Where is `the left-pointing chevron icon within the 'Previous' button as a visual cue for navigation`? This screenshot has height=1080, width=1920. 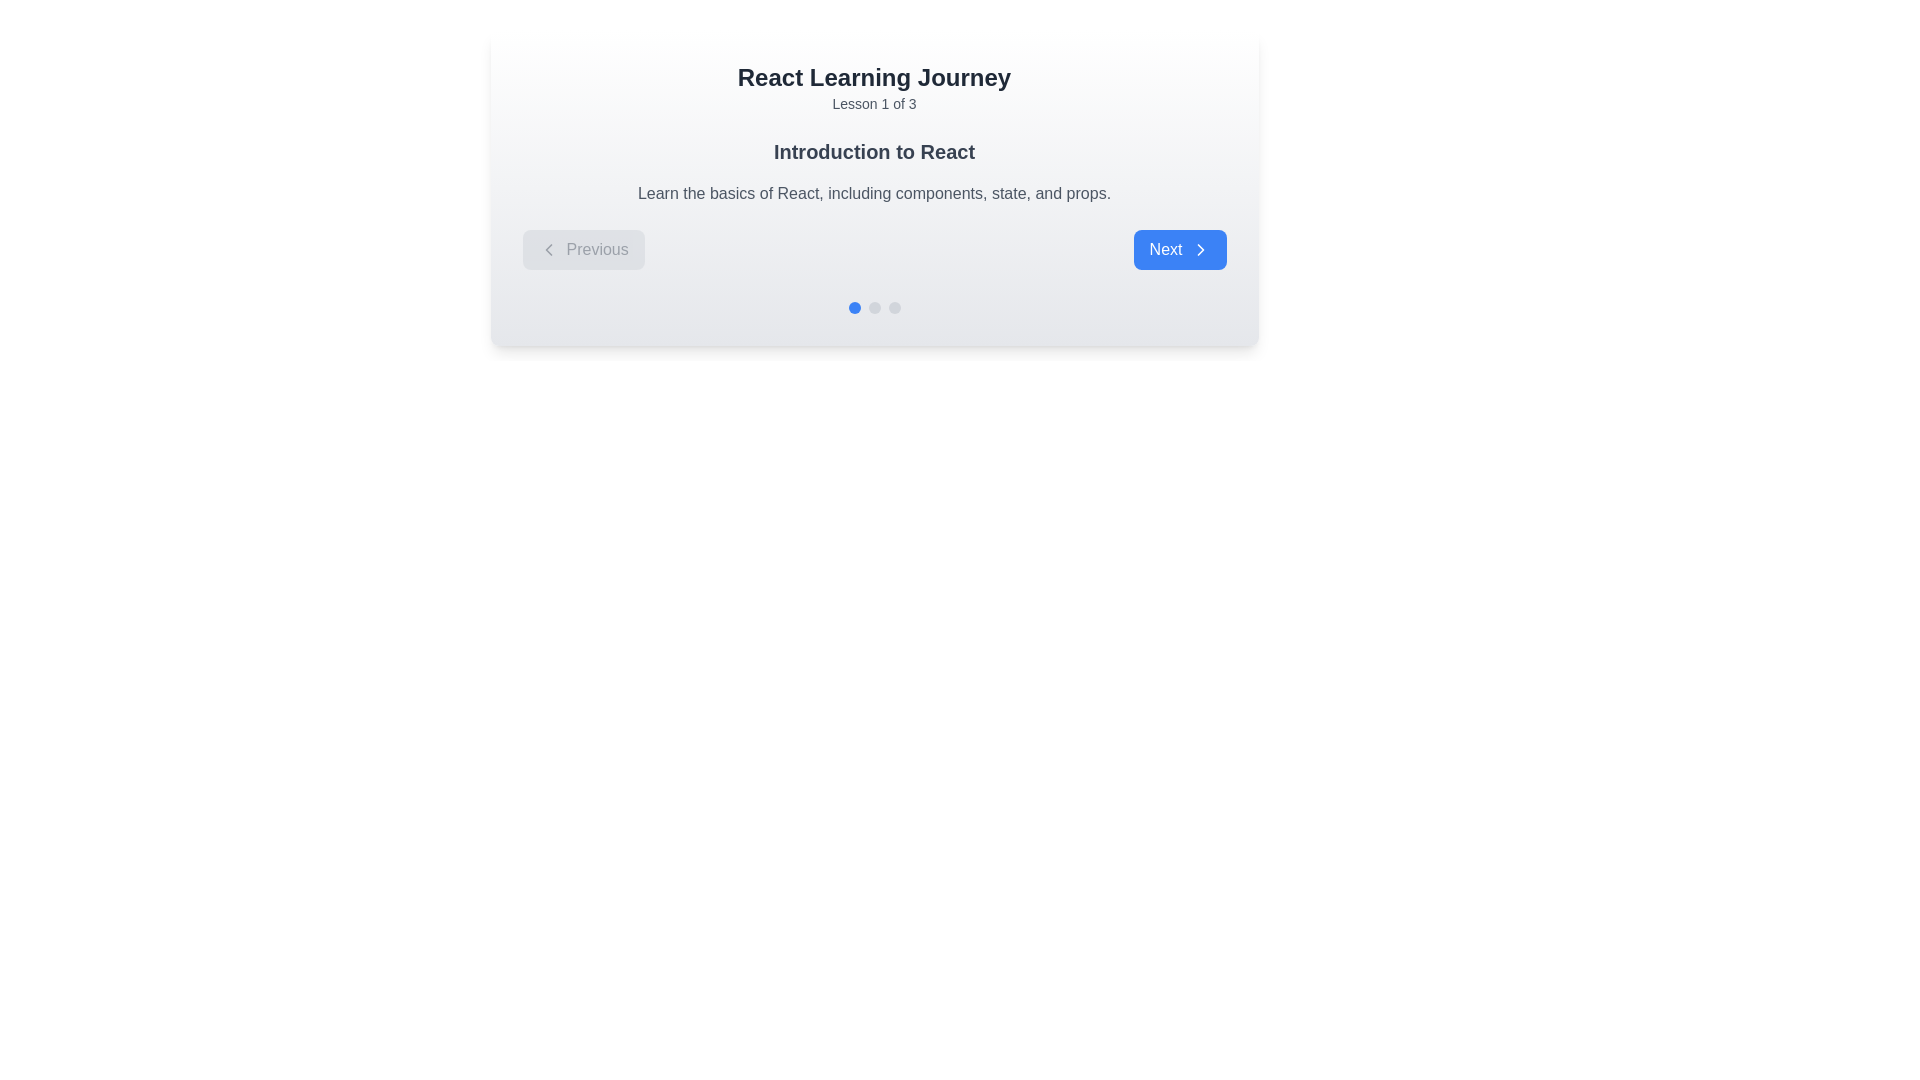
the left-pointing chevron icon within the 'Previous' button as a visual cue for navigation is located at coordinates (548, 249).